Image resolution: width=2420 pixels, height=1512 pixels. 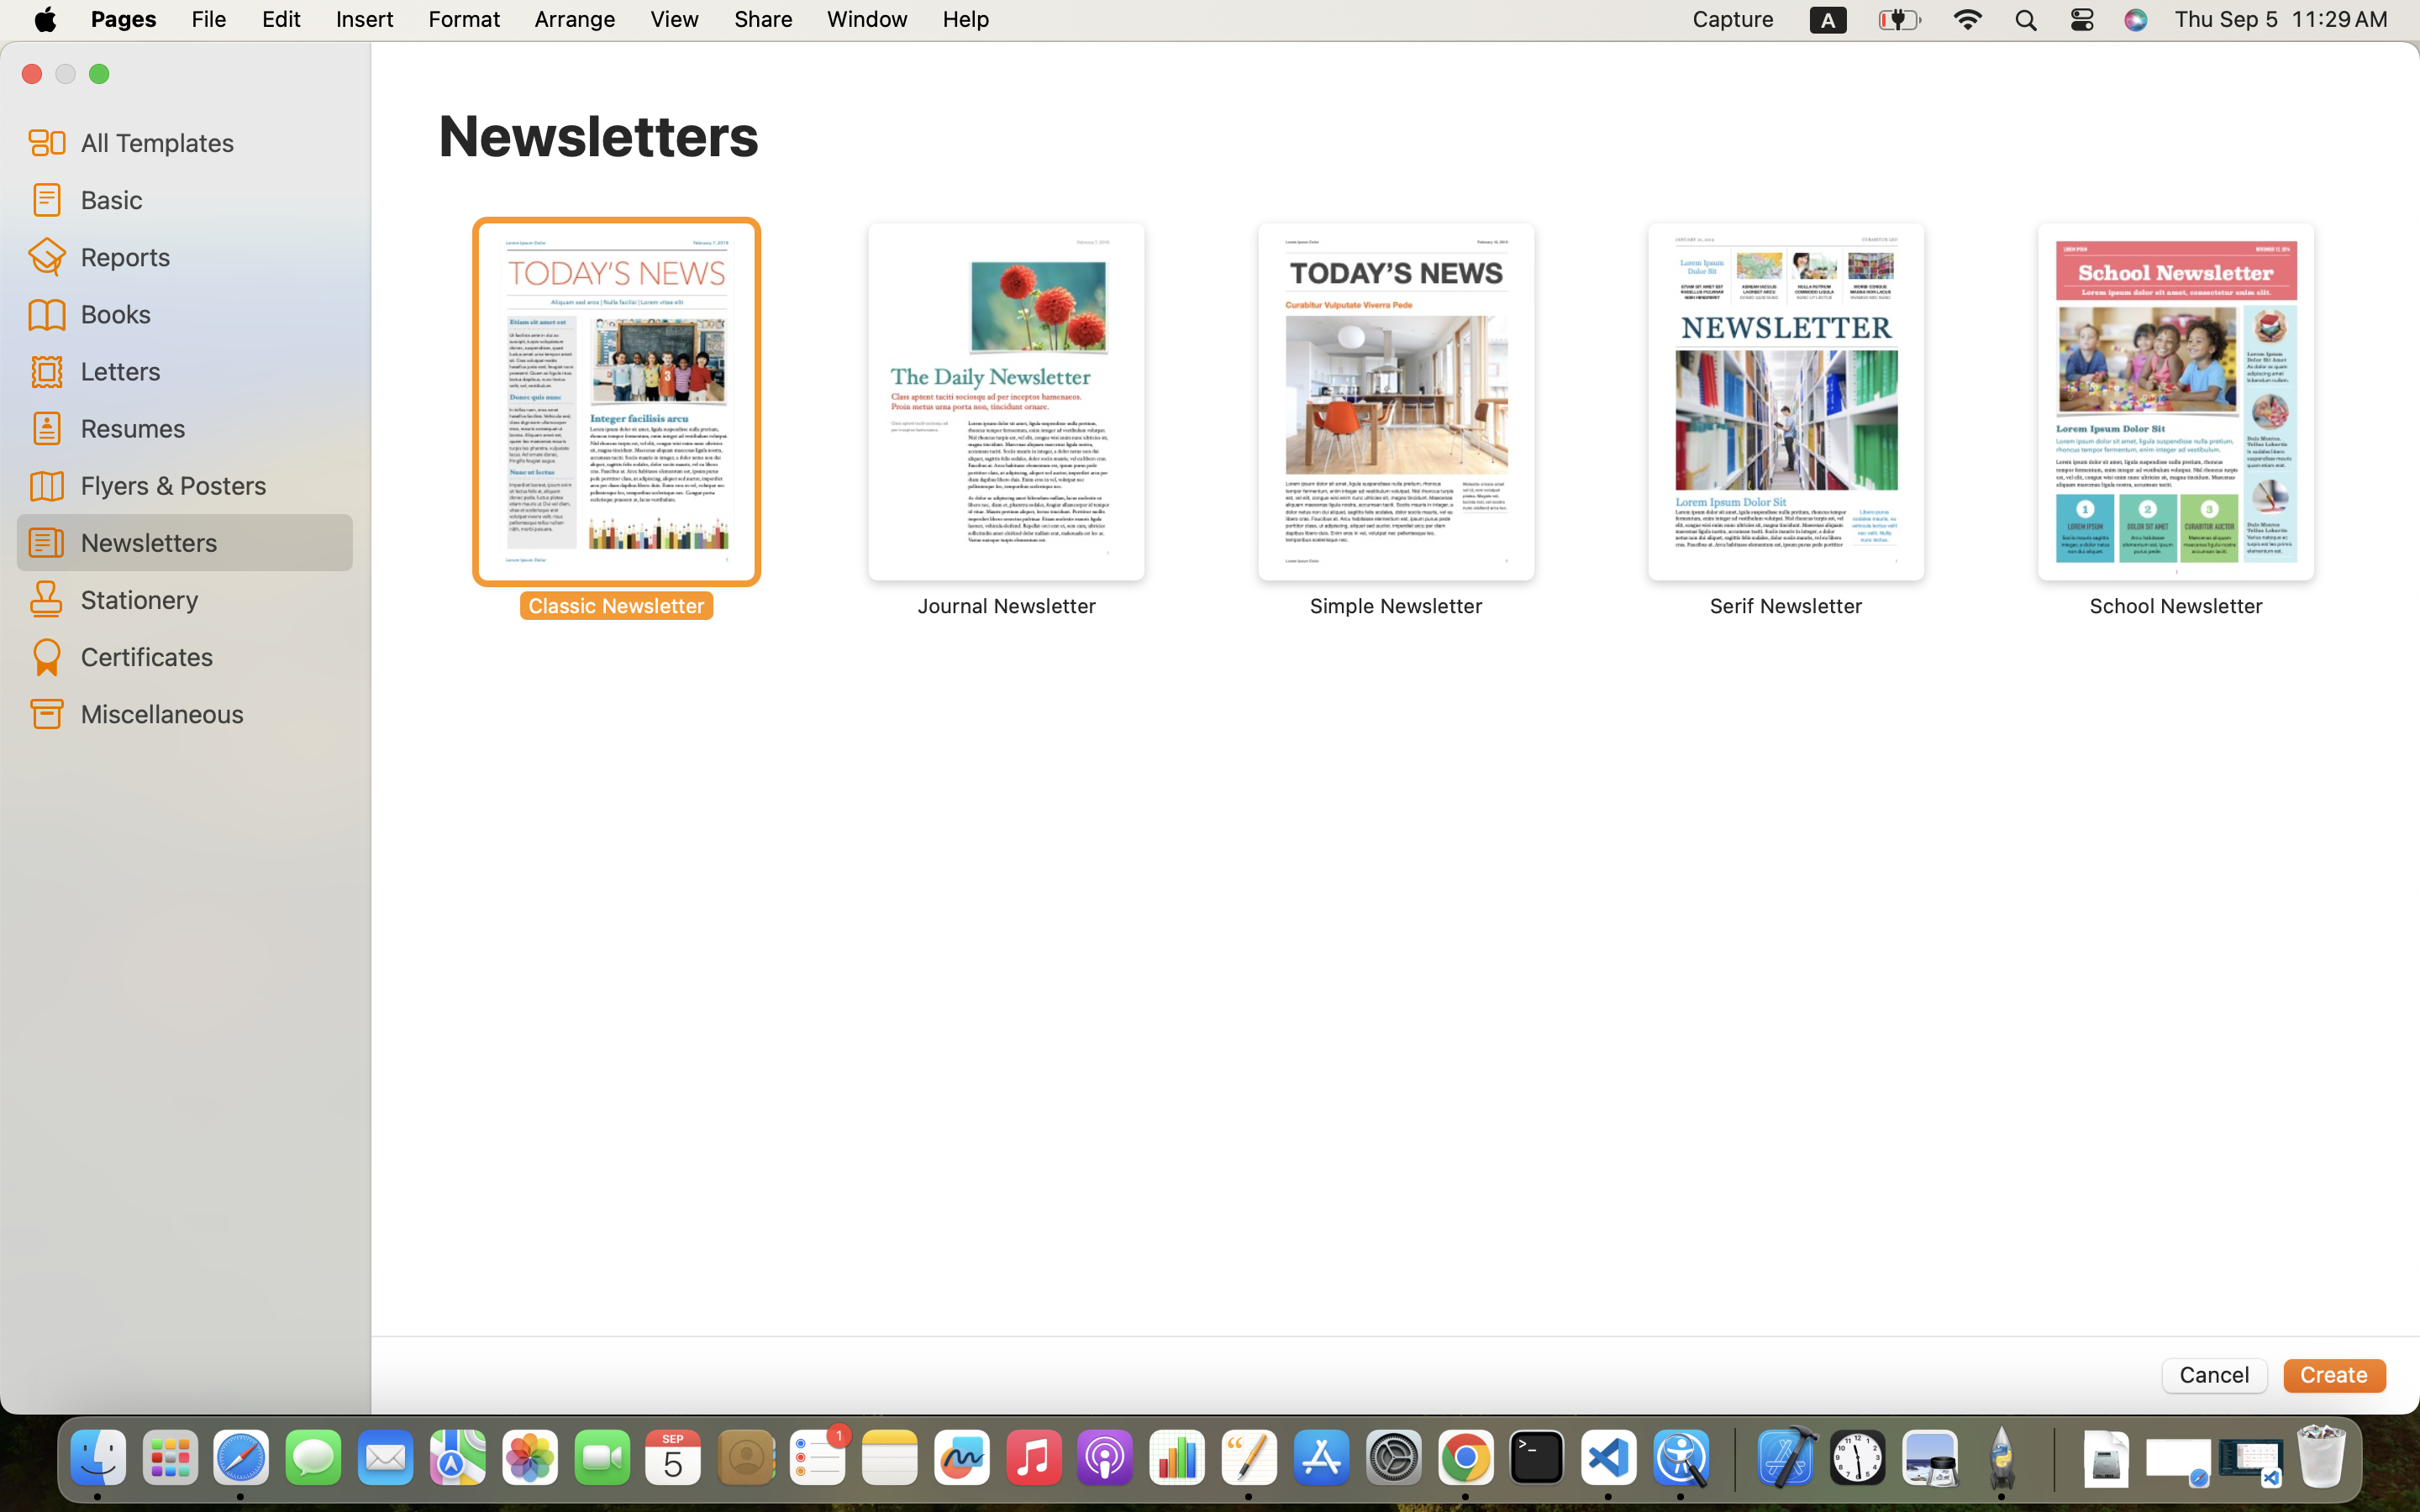 What do you see at coordinates (1007, 419) in the screenshot?
I see `'‎⁨Journal Newsletter⁩'` at bounding box center [1007, 419].